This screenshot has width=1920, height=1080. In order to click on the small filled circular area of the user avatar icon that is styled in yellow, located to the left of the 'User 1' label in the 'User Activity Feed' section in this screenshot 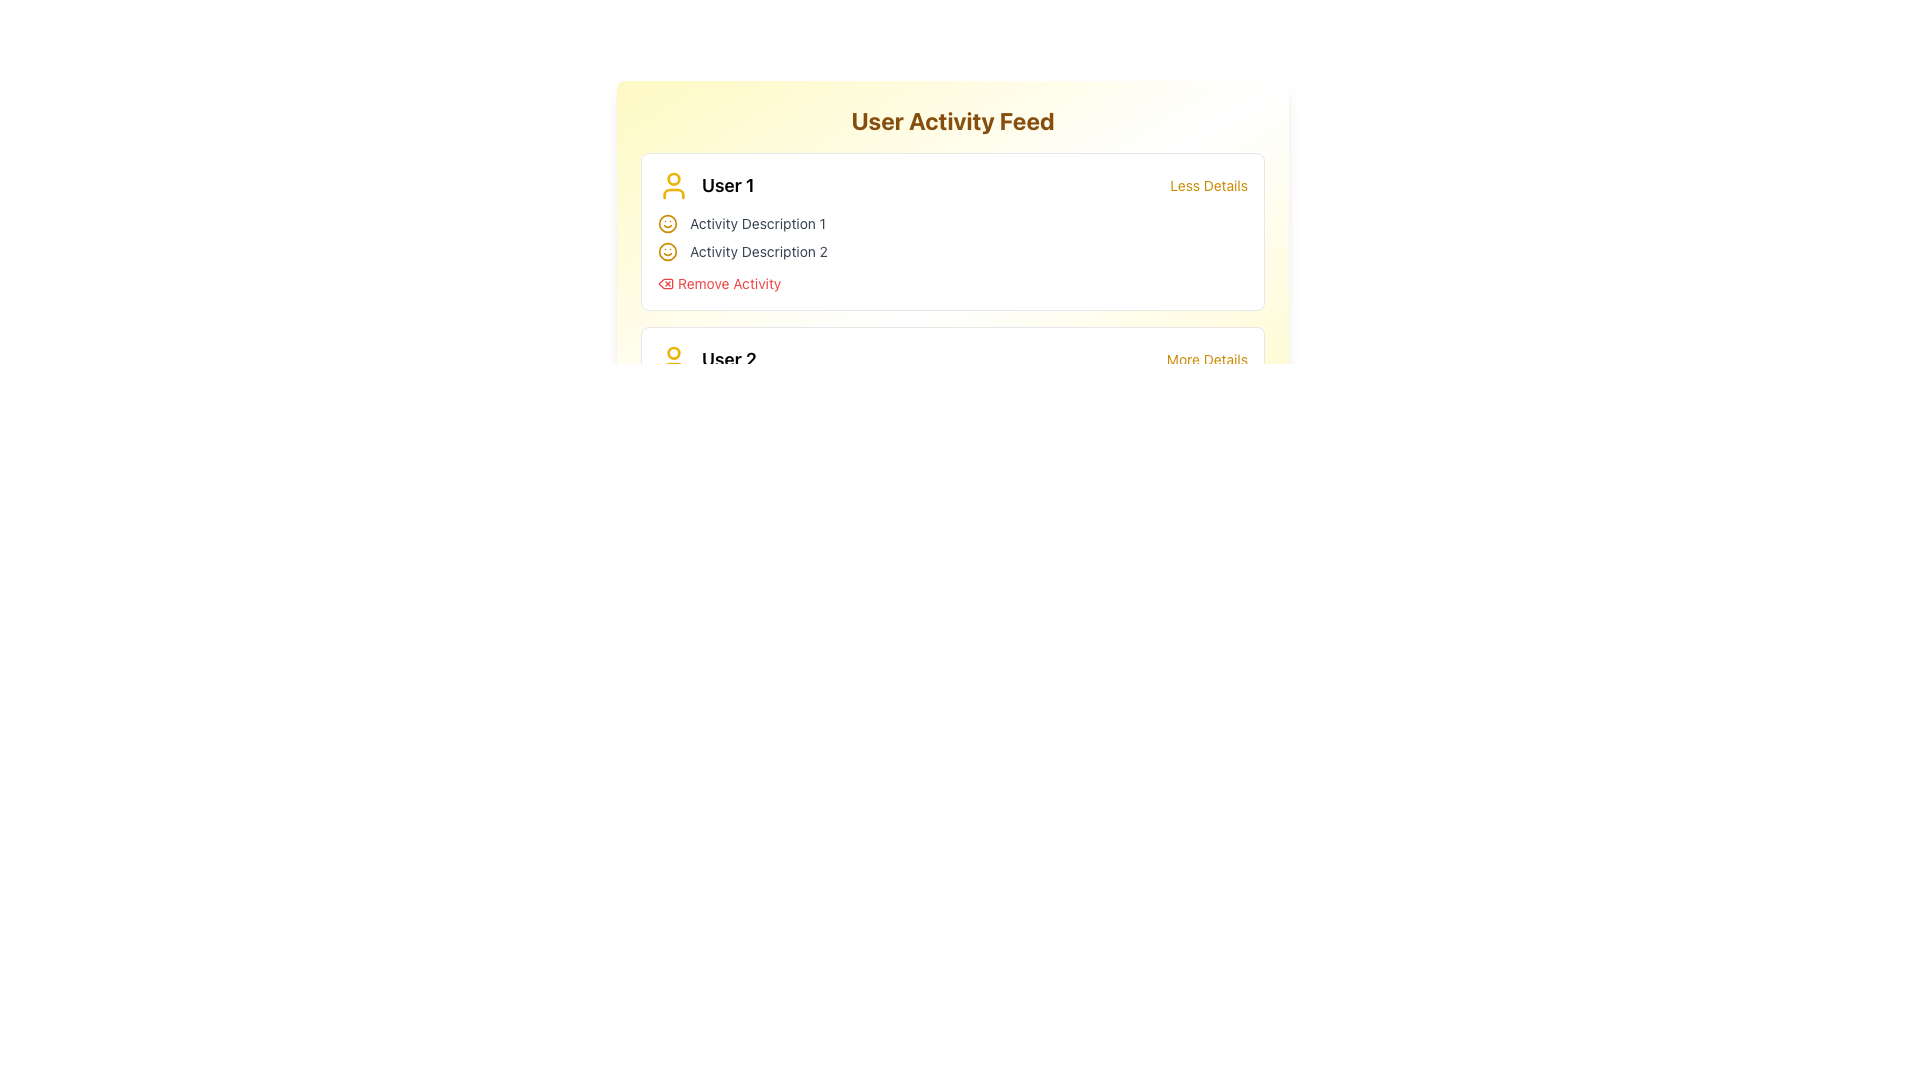, I will do `click(673, 177)`.